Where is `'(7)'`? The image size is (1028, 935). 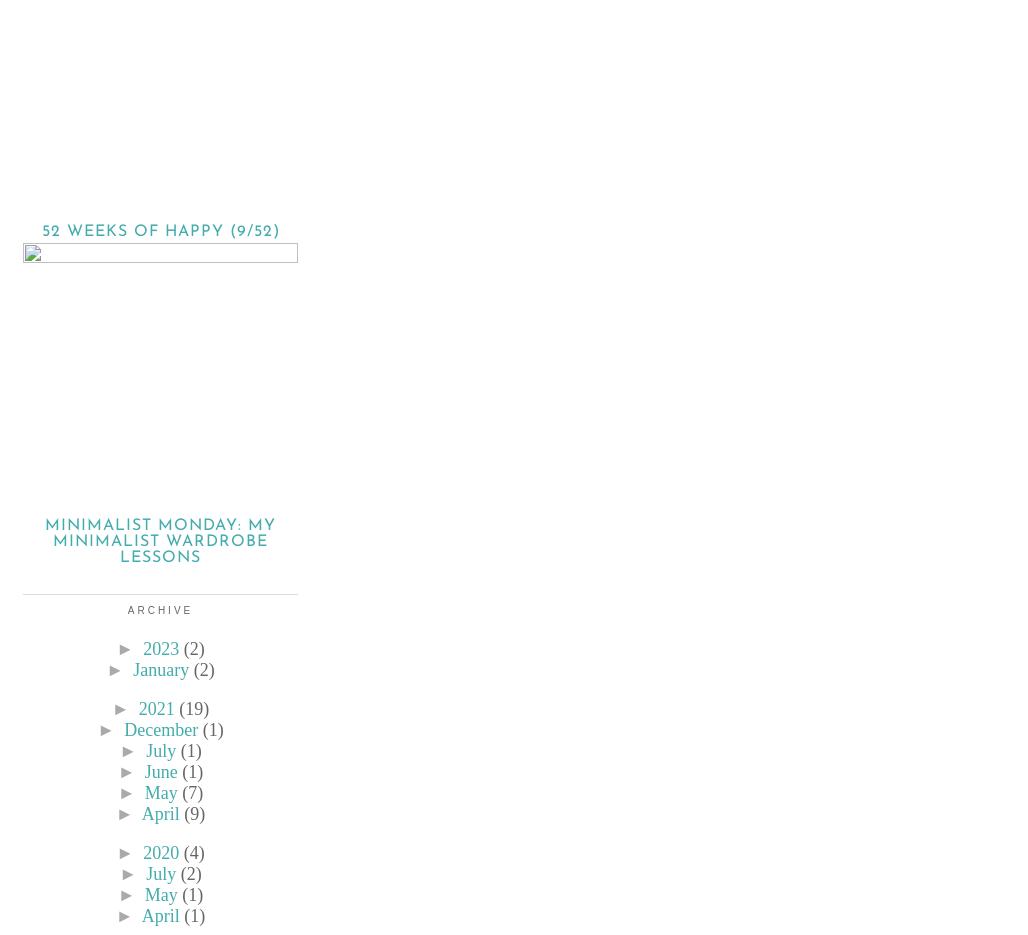 '(7)' is located at coordinates (192, 791).